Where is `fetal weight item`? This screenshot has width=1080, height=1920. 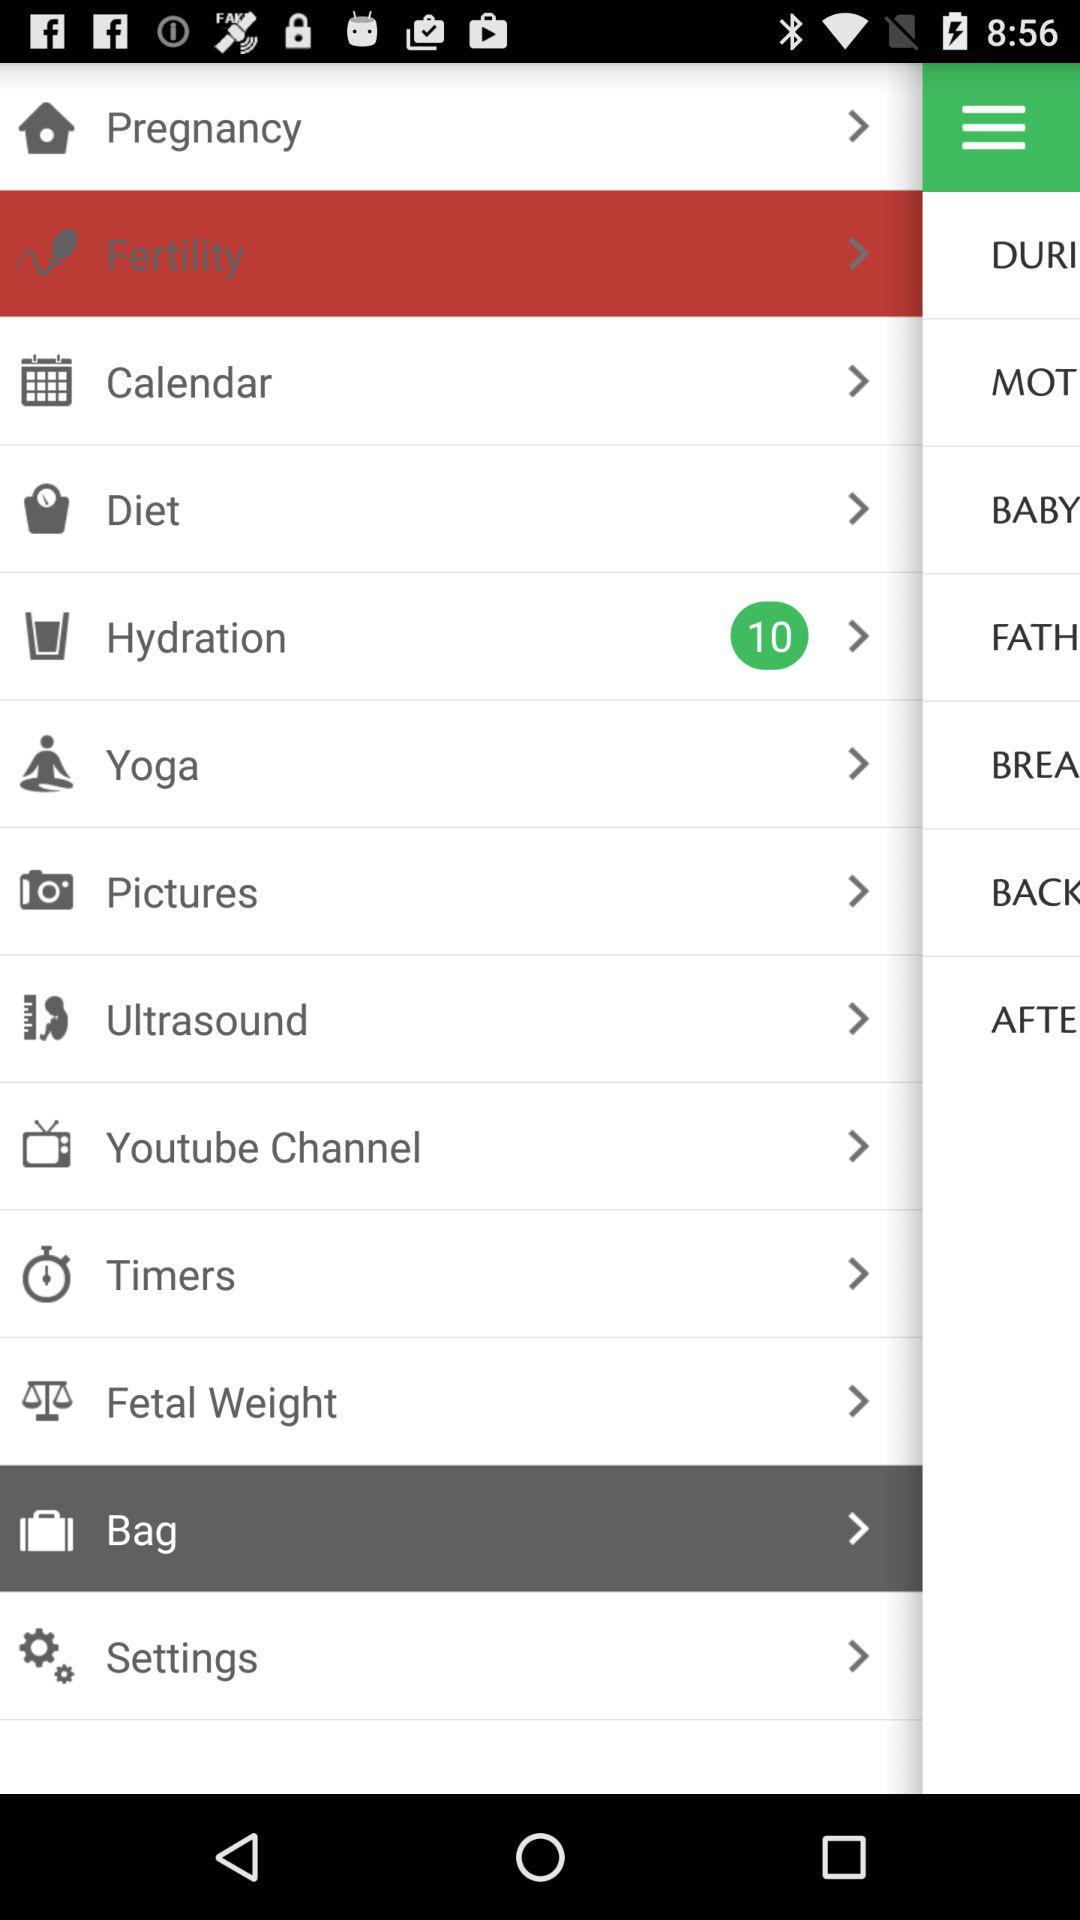 fetal weight item is located at coordinates (457, 1400).